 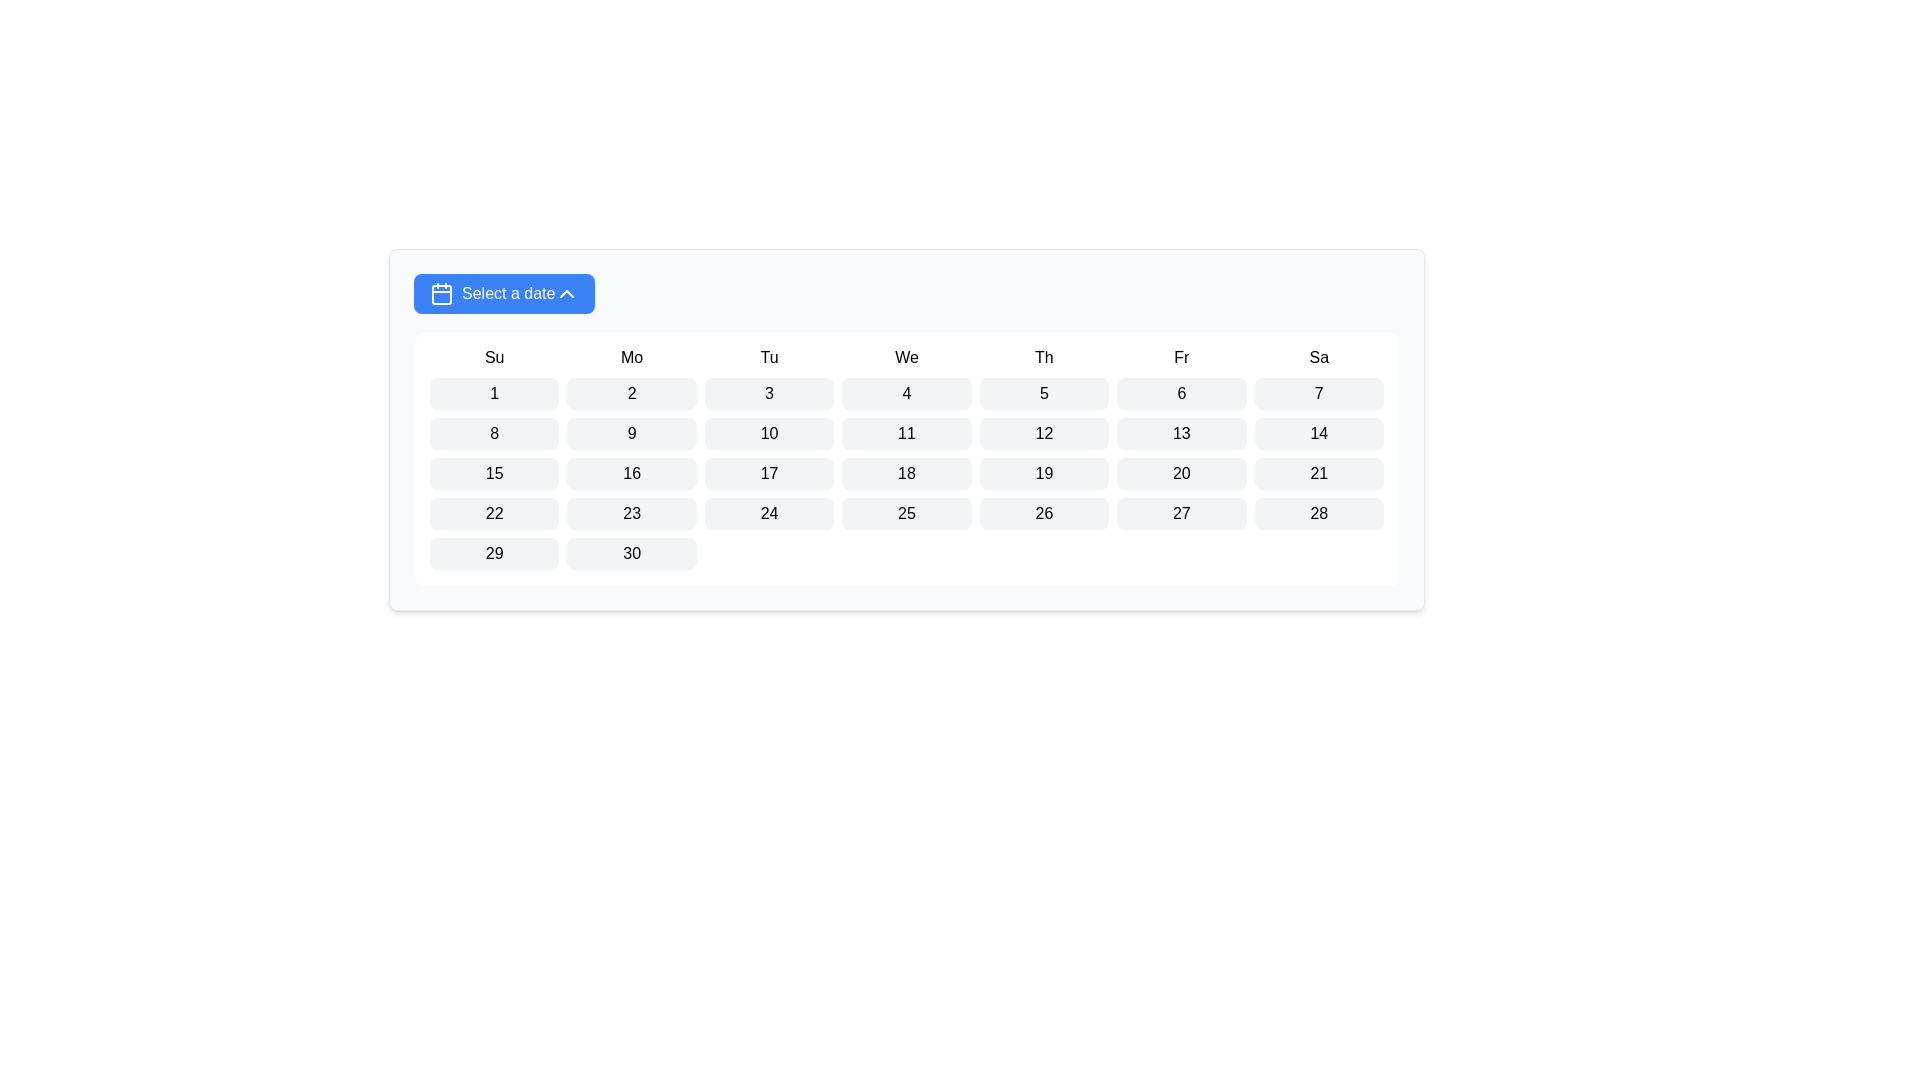 What do you see at coordinates (1043, 393) in the screenshot?
I see `the button representing a specific date` at bounding box center [1043, 393].